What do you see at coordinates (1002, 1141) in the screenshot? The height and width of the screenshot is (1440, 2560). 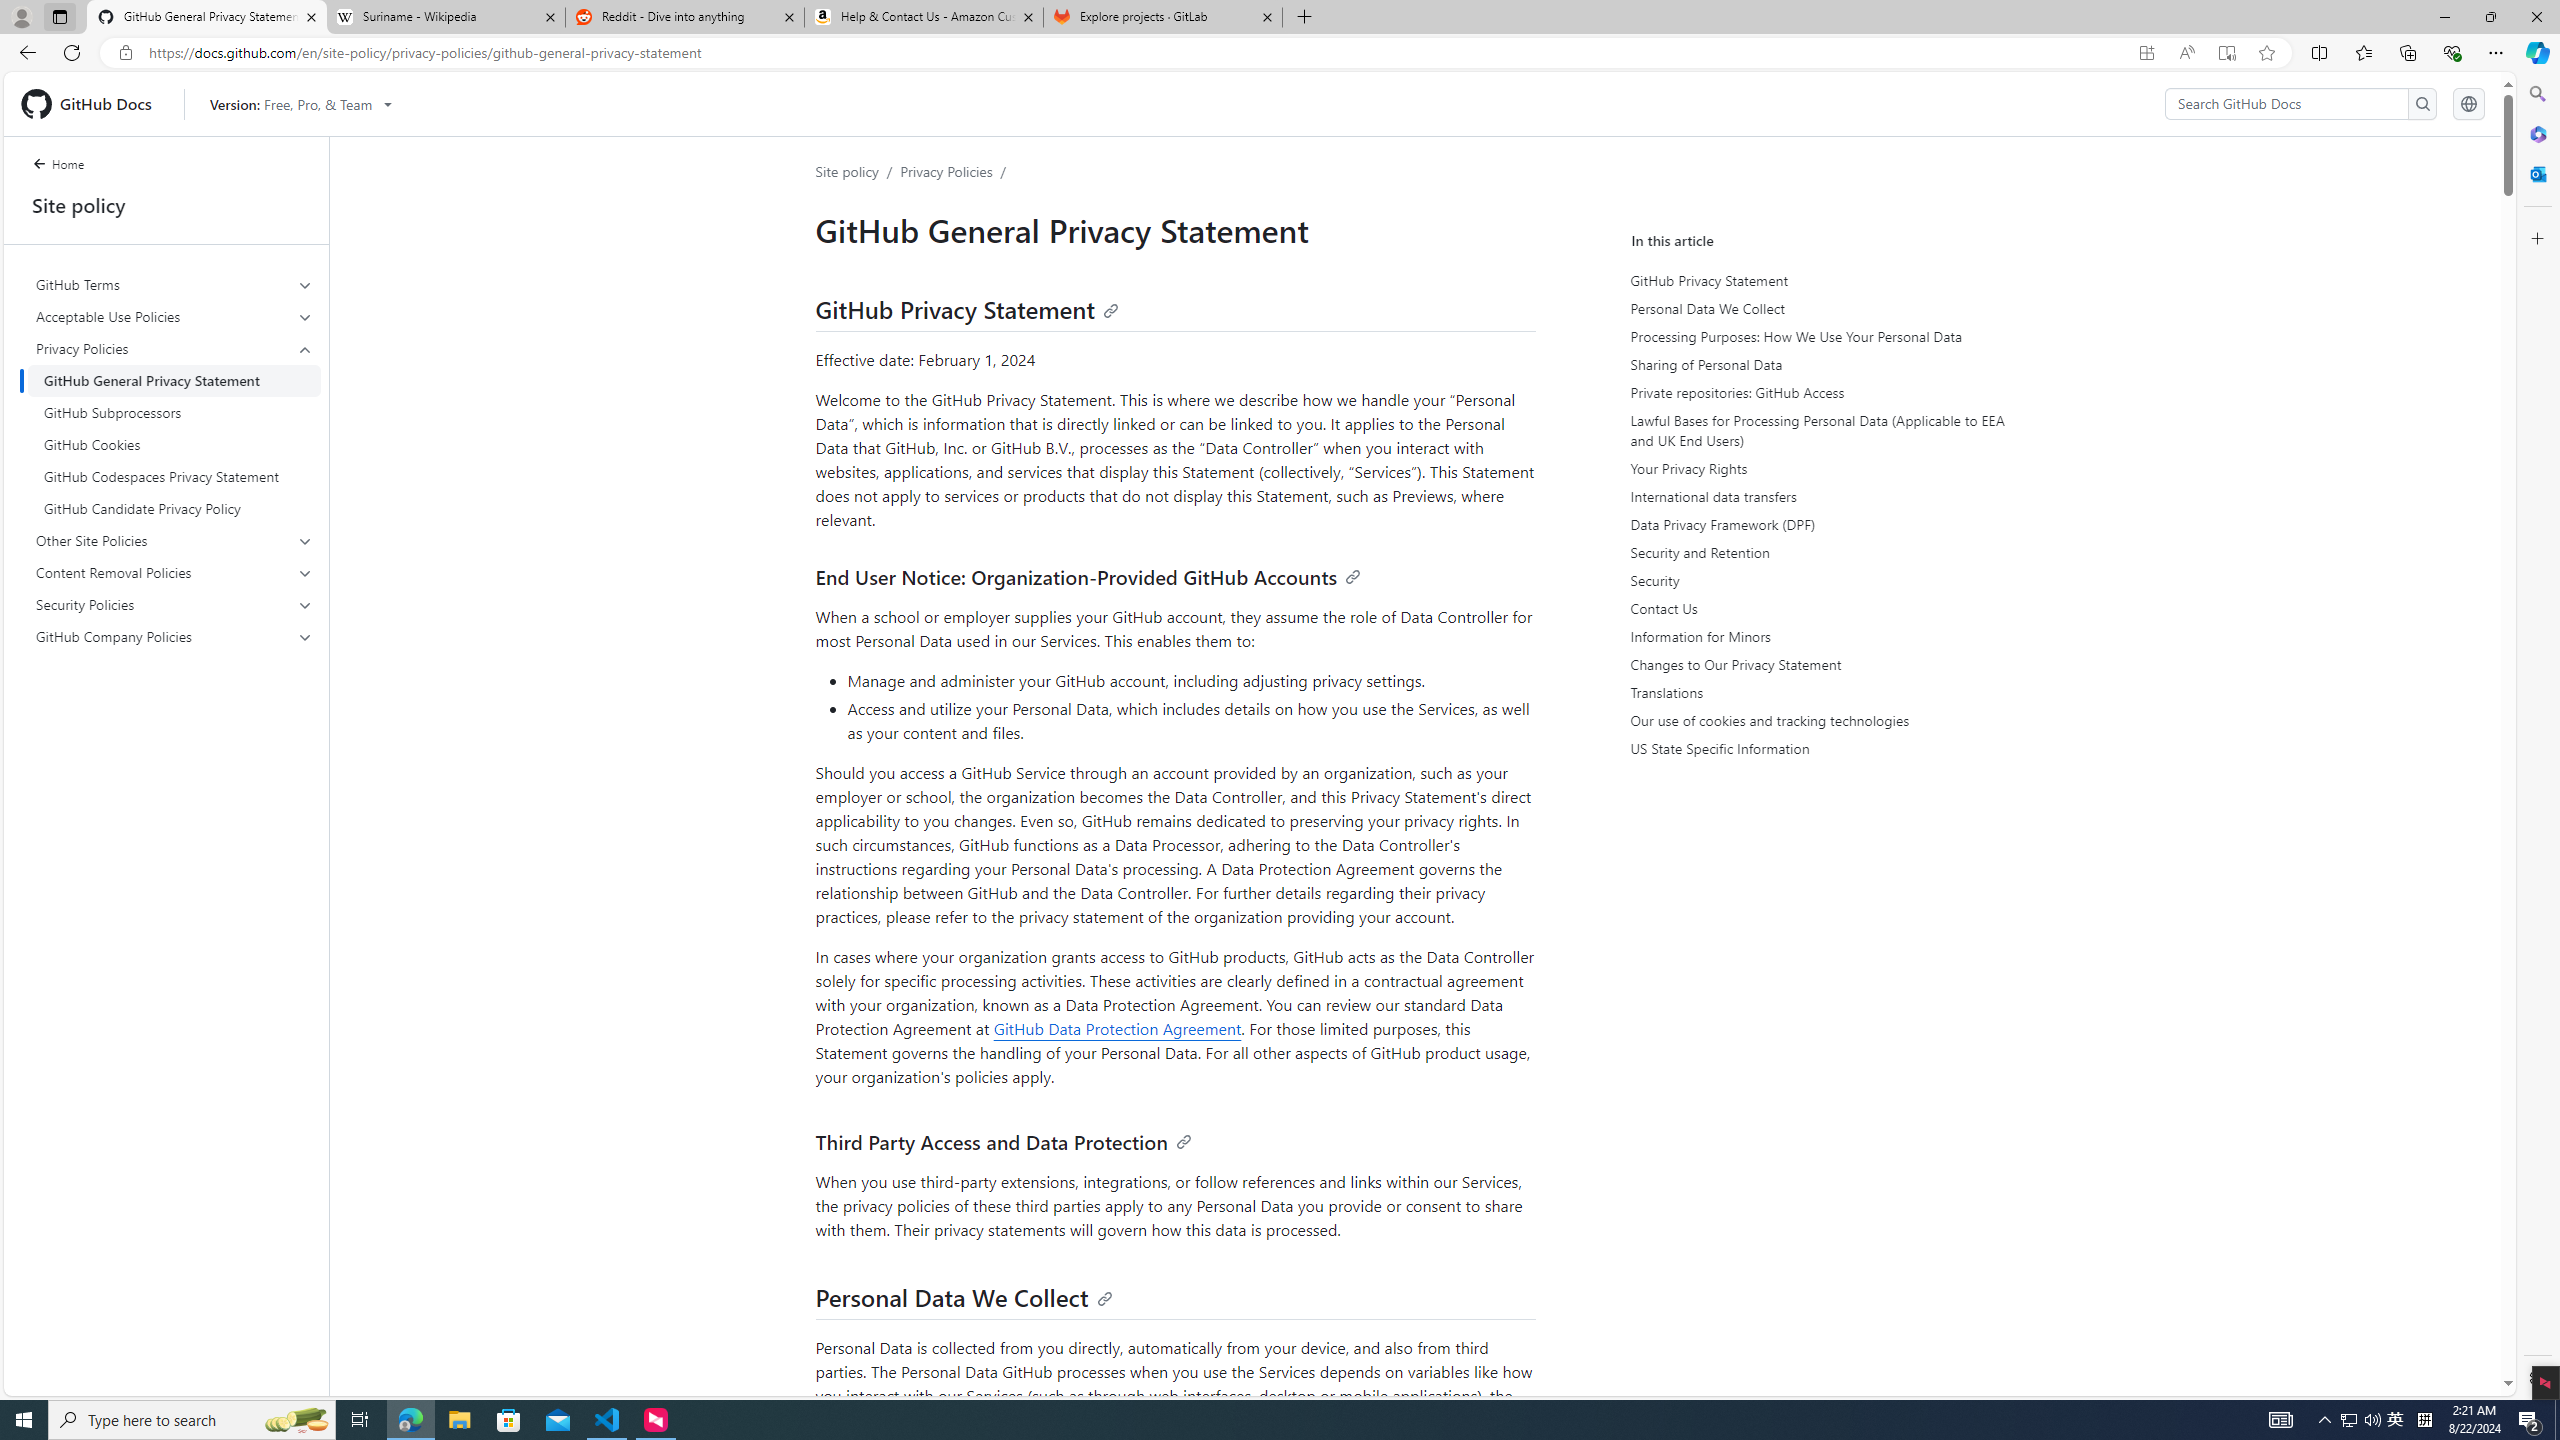 I see `'Third Party Access and Data Protection'` at bounding box center [1002, 1141].